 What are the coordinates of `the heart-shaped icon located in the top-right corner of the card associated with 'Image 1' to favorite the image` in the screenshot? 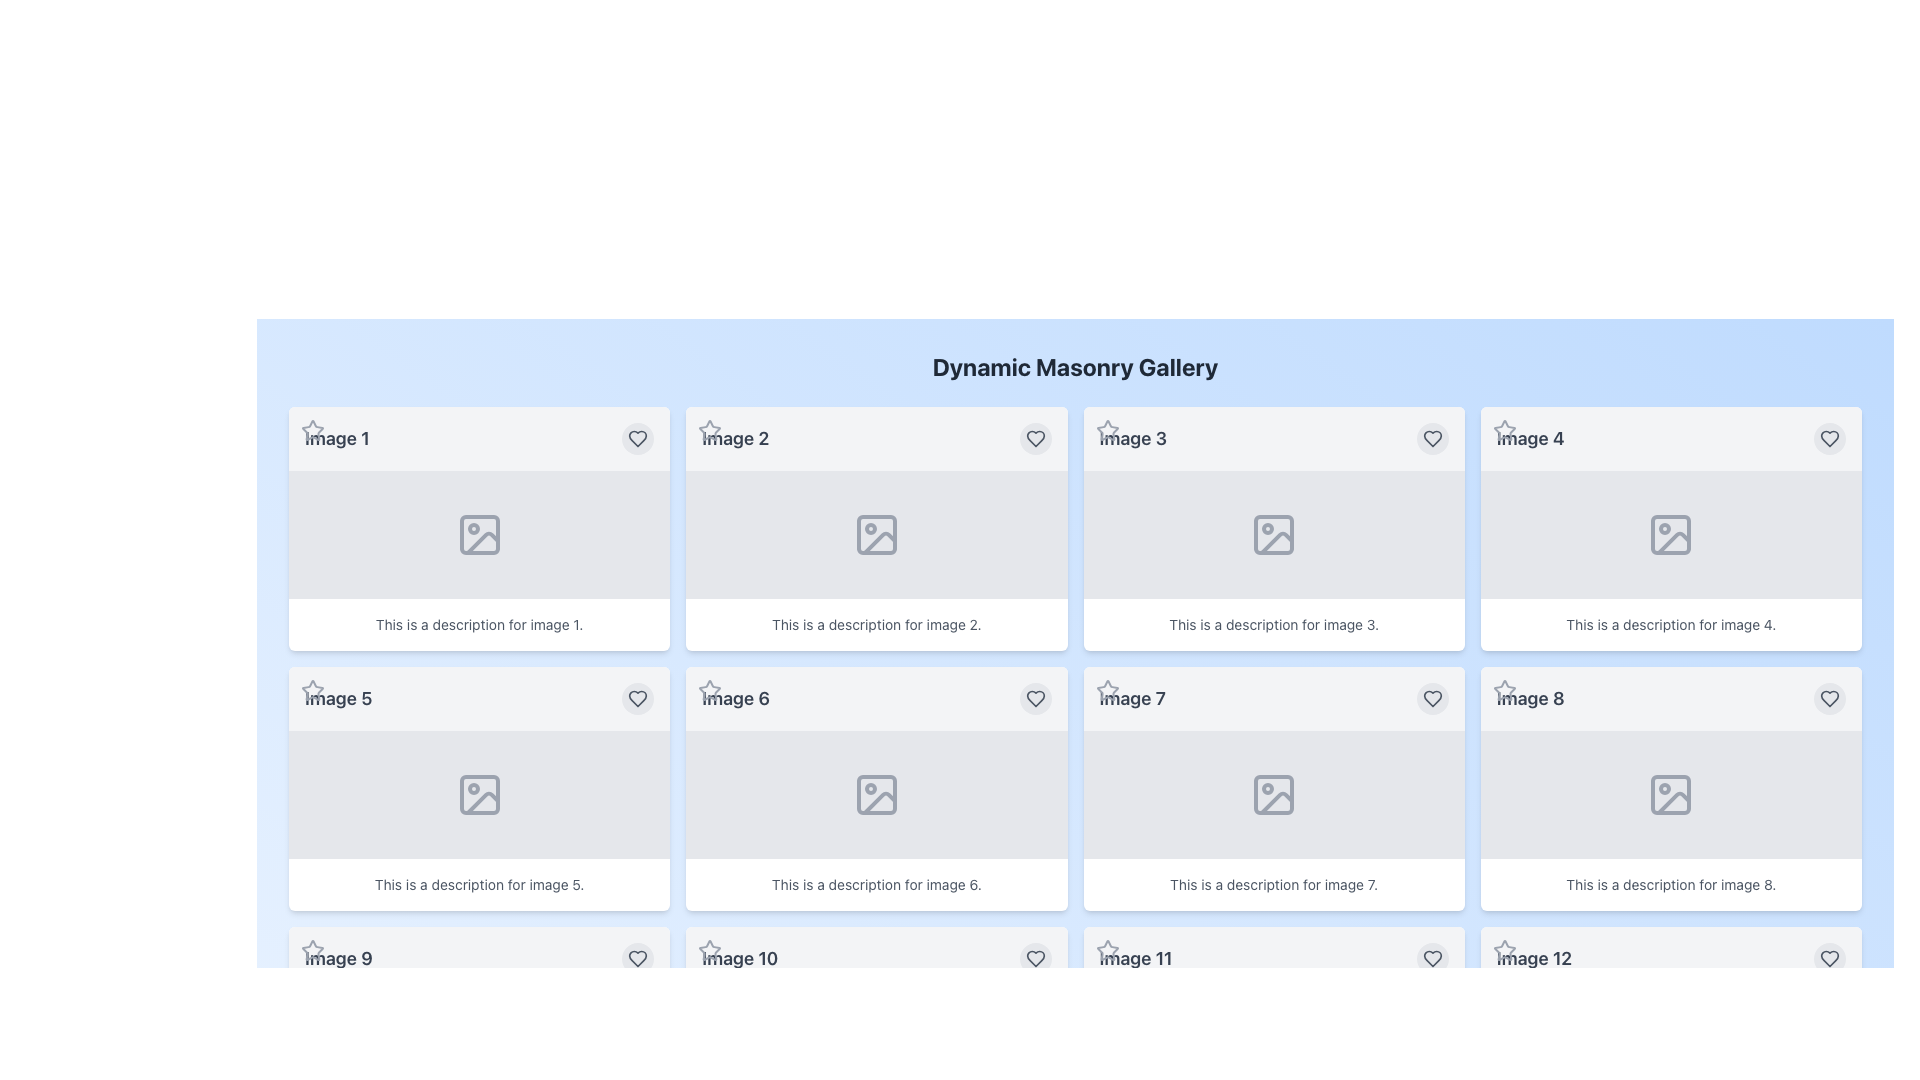 It's located at (637, 438).